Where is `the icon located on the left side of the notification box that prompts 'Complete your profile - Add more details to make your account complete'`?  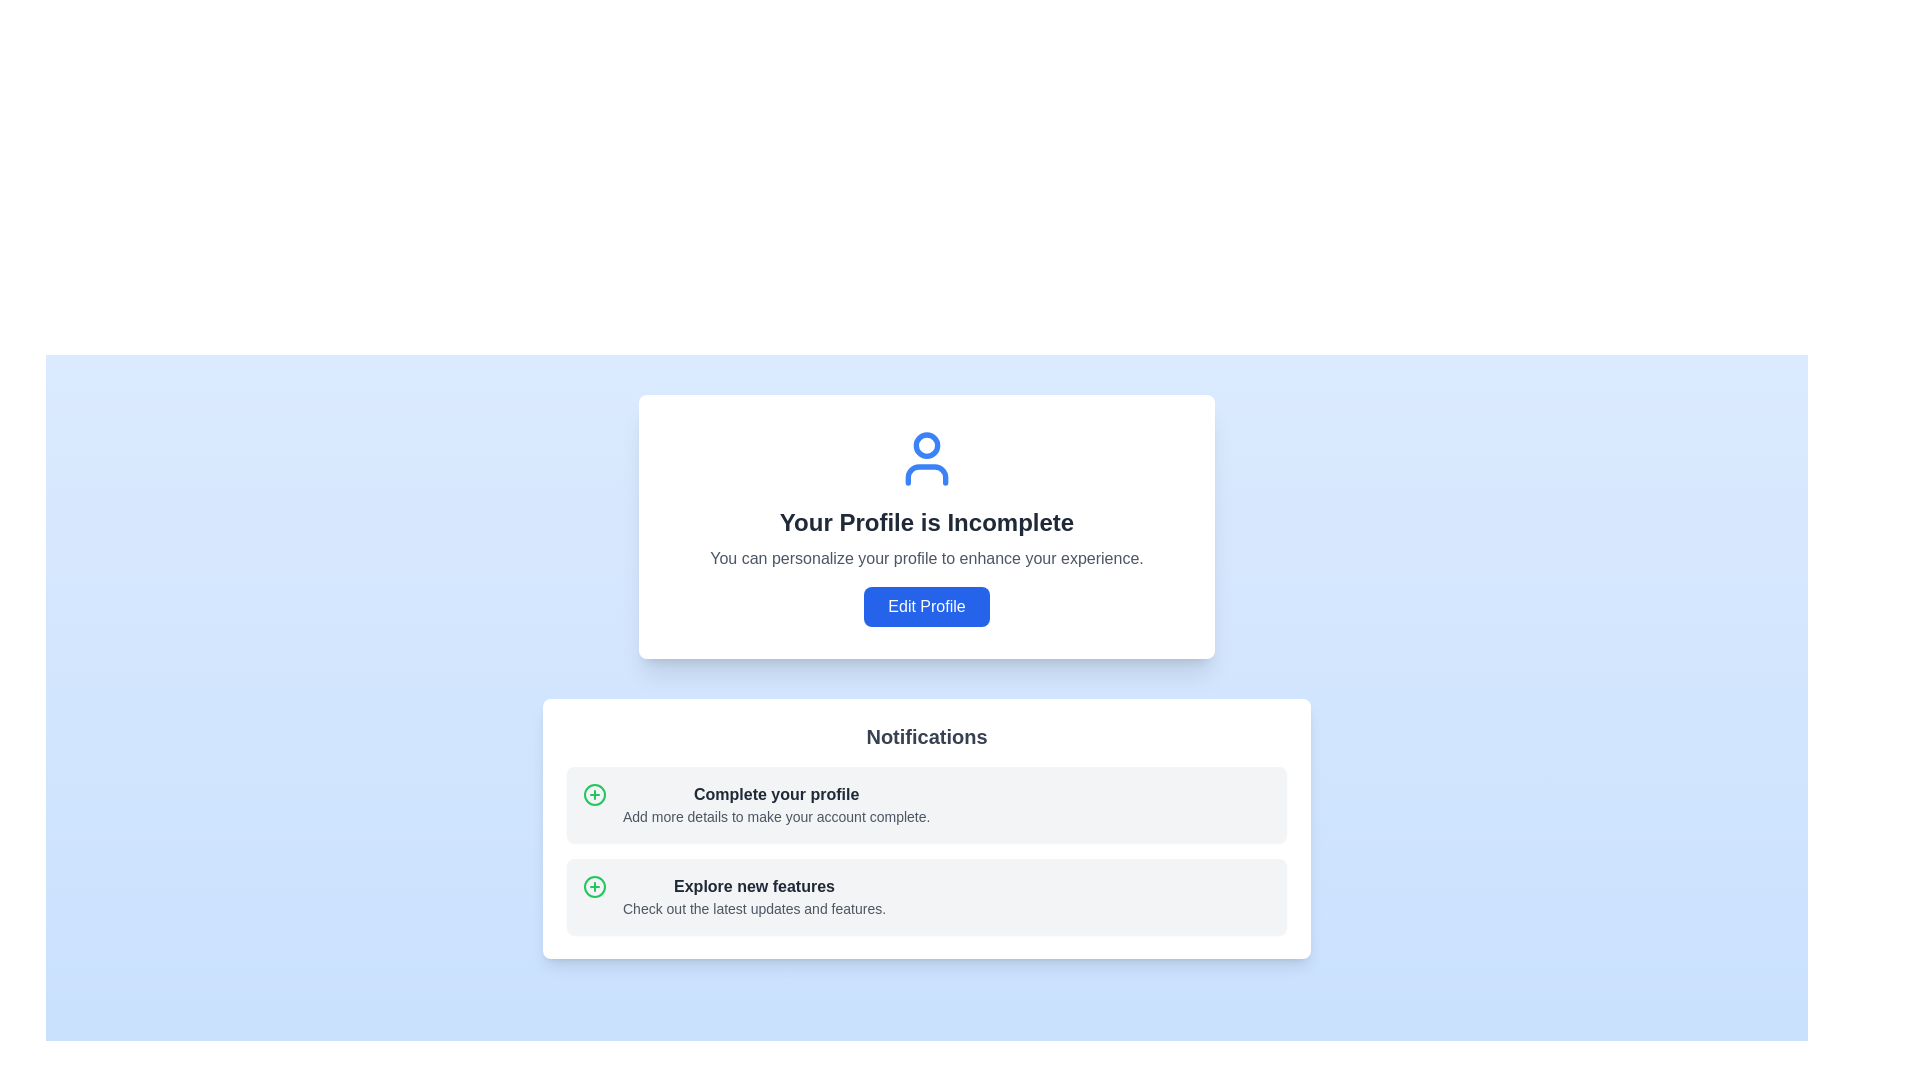 the icon located on the left side of the notification box that prompts 'Complete your profile - Add more details to make your account complete' is located at coordinates (594, 793).